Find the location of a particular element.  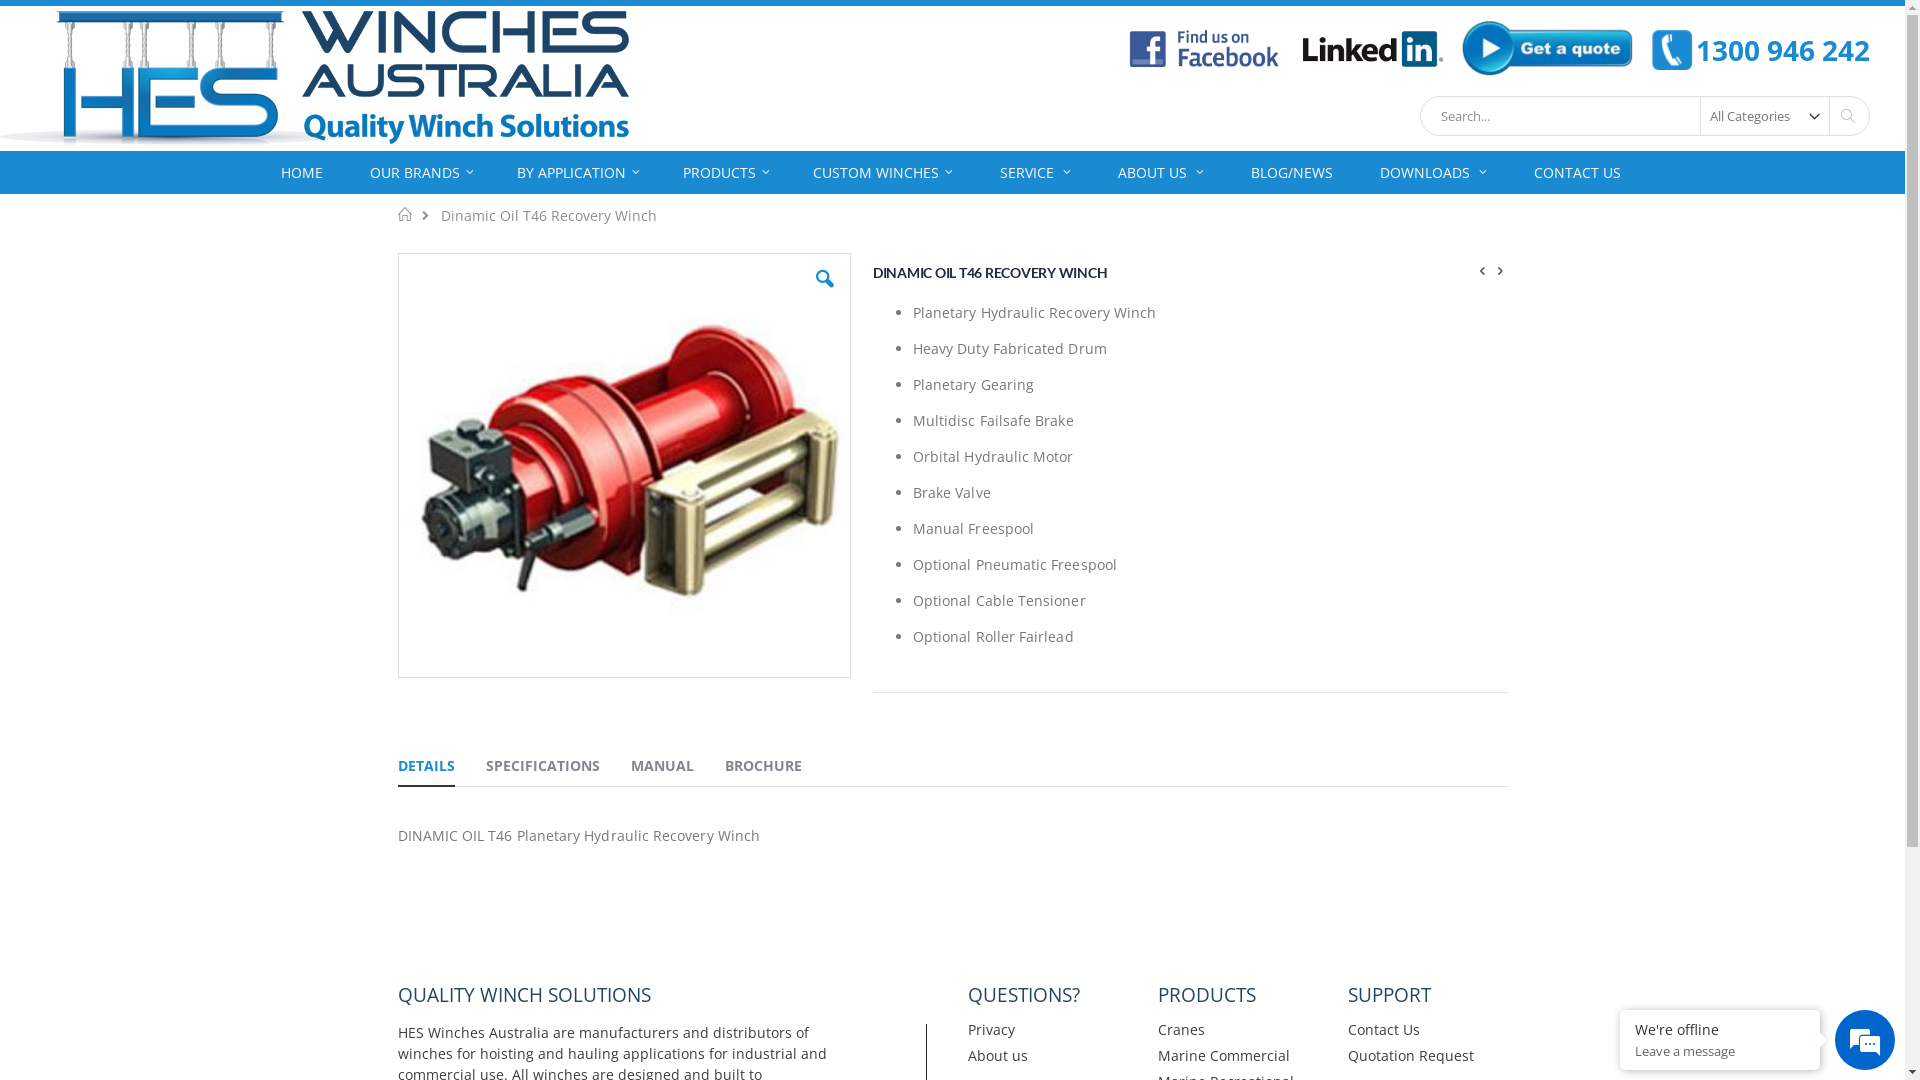

'Cranes' is located at coordinates (1181, 1029).